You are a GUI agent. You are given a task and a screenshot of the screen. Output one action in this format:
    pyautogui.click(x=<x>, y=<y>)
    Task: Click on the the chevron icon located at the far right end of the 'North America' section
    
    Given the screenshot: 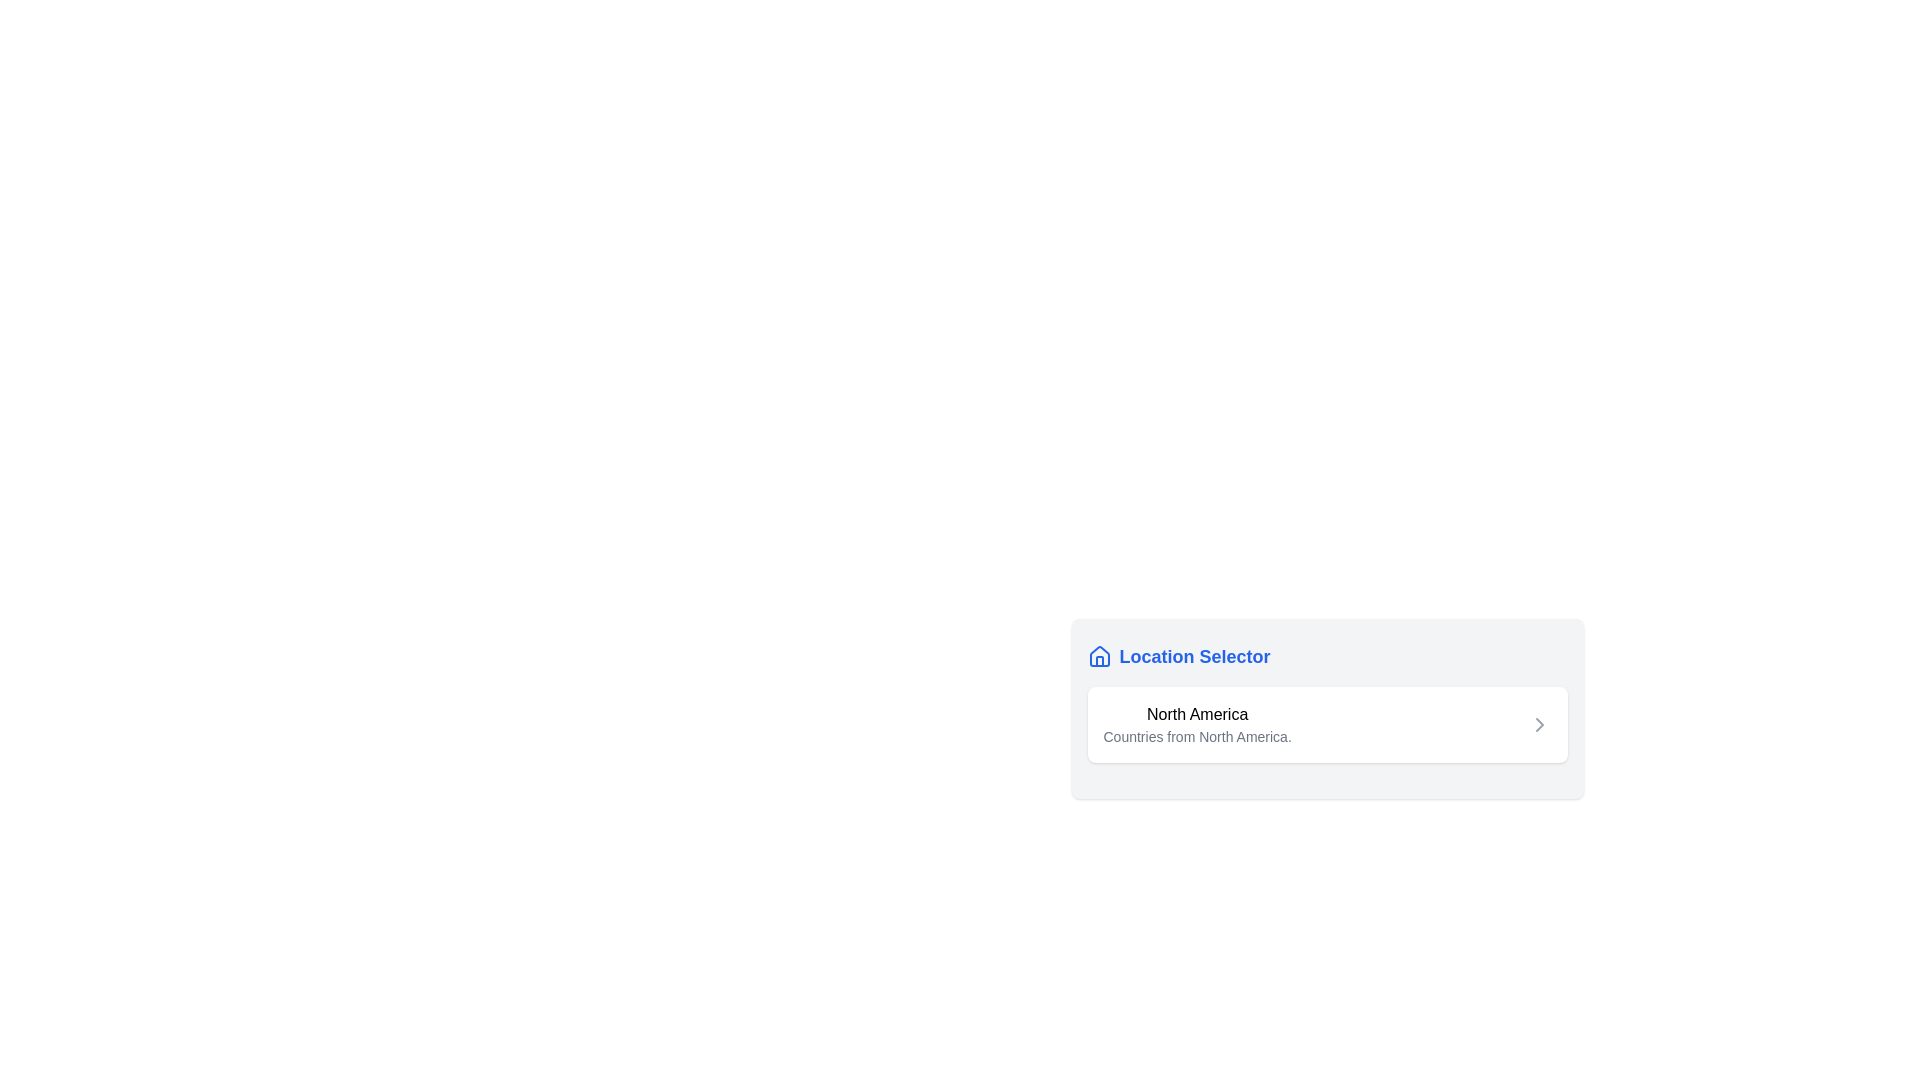 What is the action you would take?
    pyautogui.click(x=1538, y=725)
    